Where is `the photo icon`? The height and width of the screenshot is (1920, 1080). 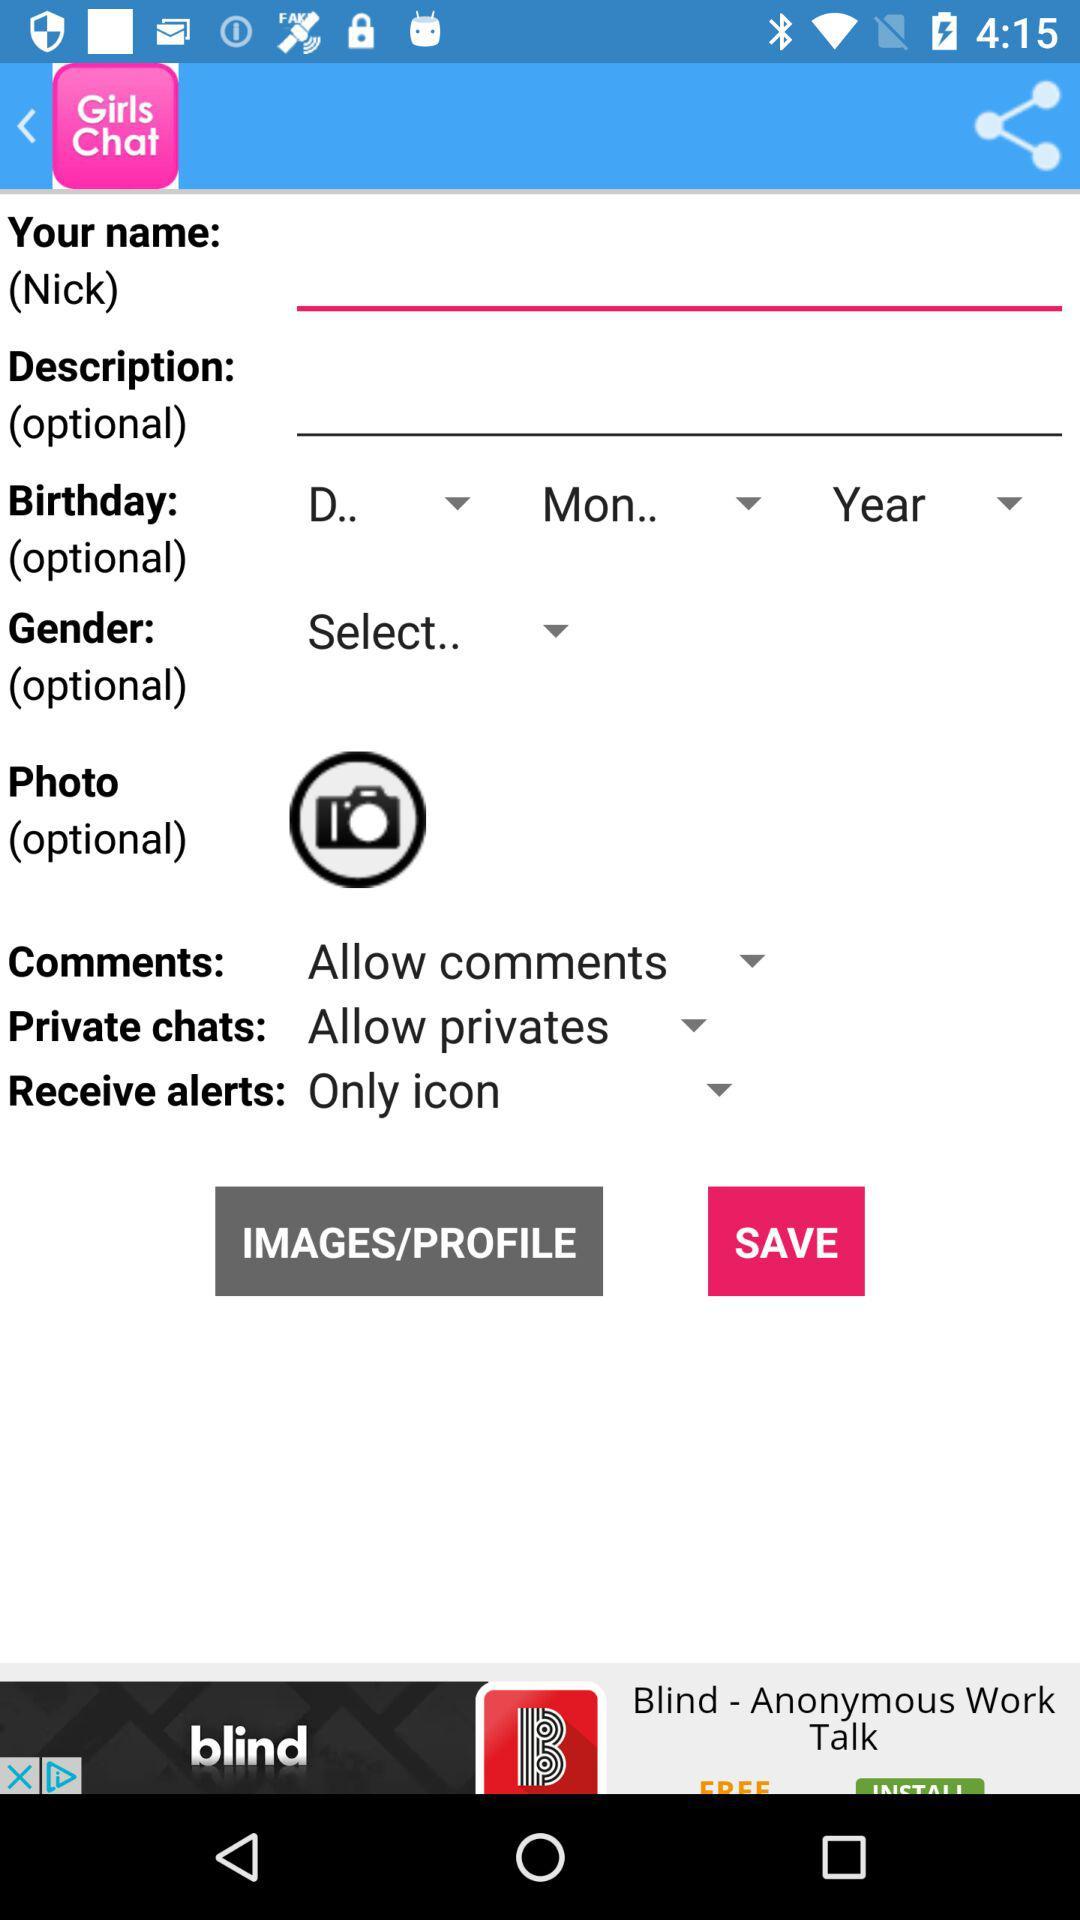
the photo icon is located at coordinates (356, 819).